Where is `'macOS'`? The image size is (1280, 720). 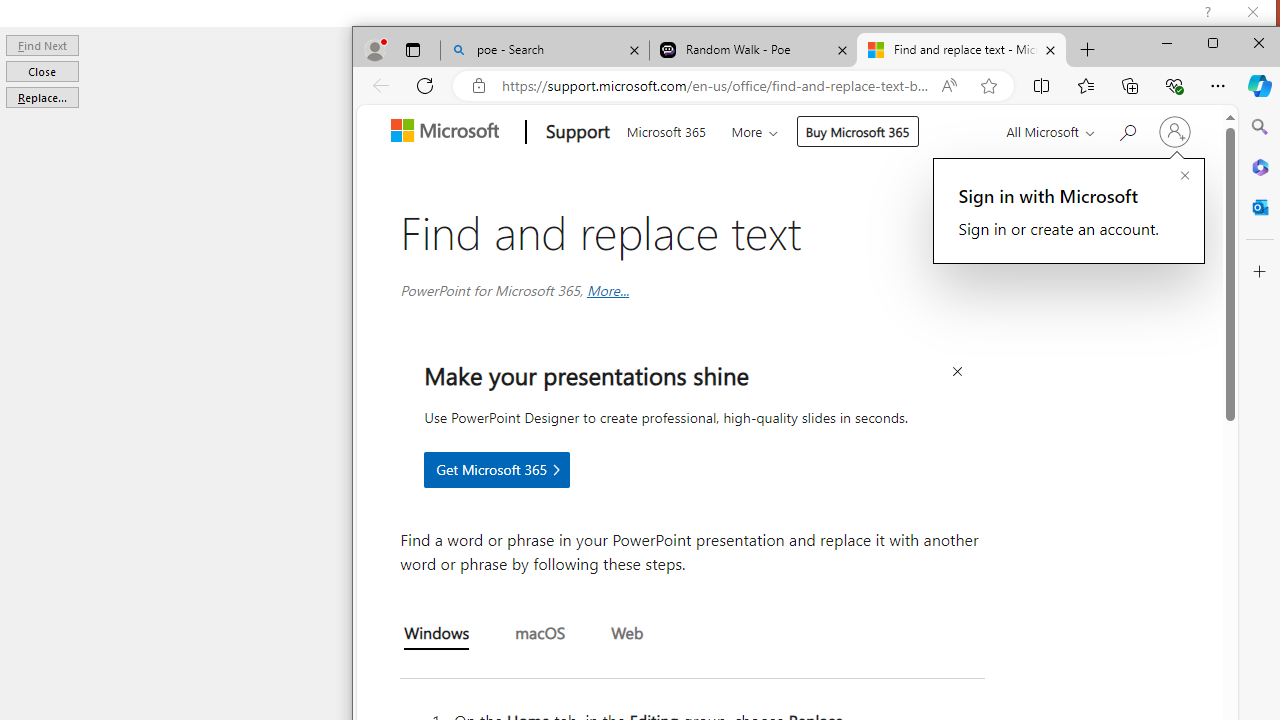 'macOS' is located at coordinates (540, 635).